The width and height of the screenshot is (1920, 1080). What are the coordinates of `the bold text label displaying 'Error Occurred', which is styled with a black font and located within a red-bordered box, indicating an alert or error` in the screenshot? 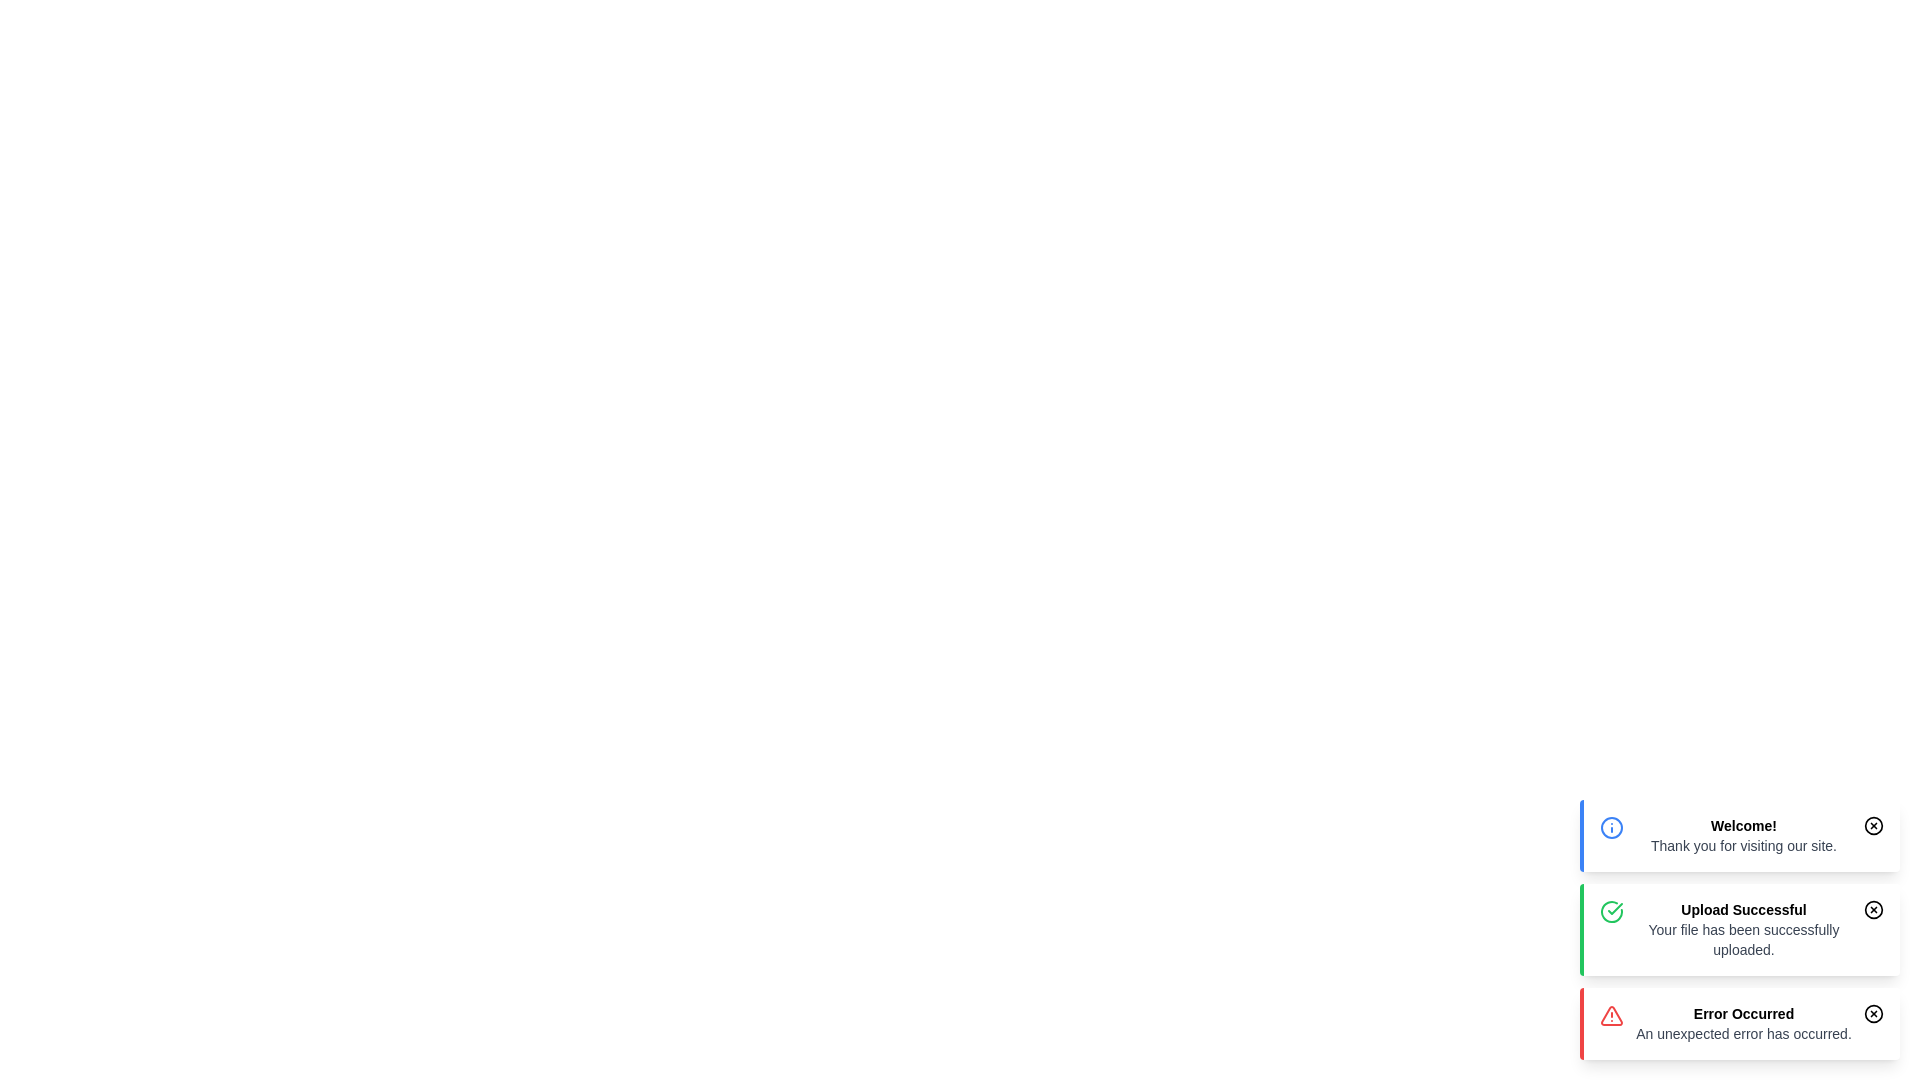 It's located at (1742, 1014).